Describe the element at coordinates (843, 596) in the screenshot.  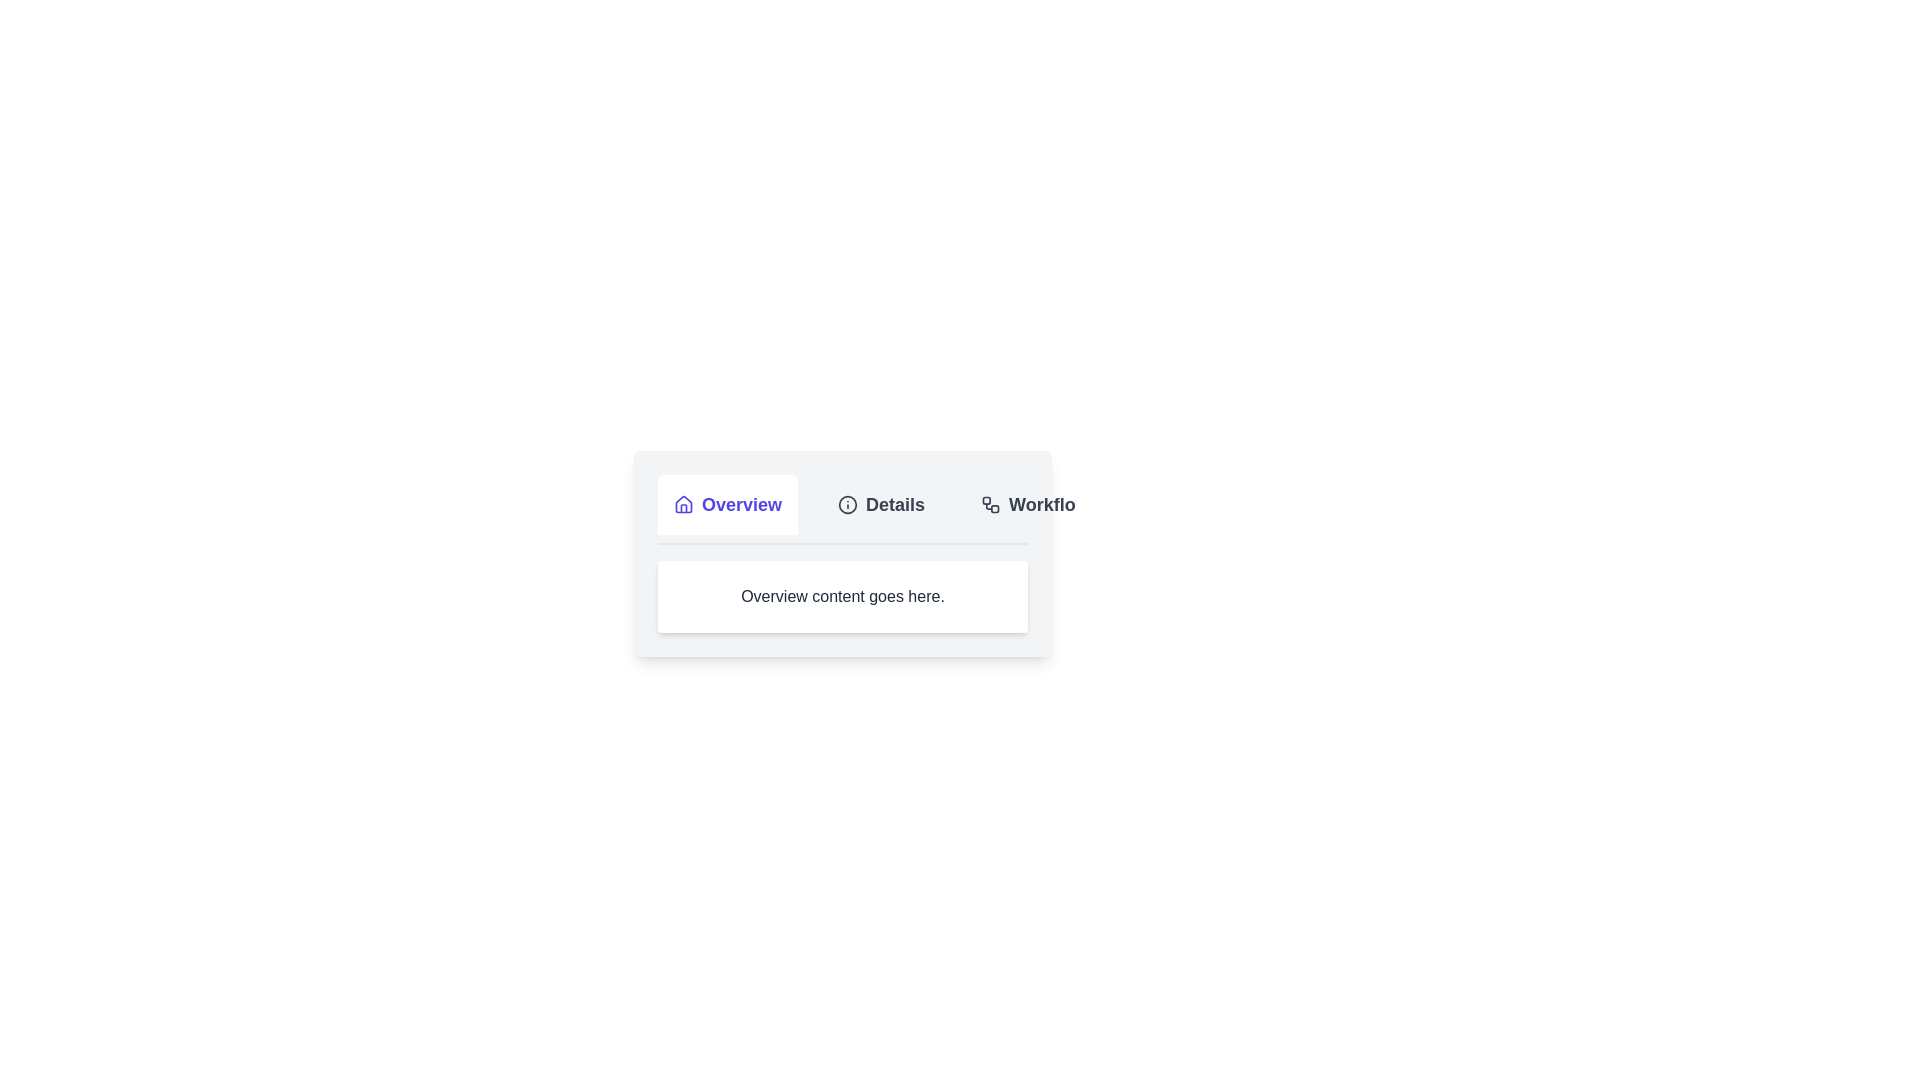
I see `the static text box with the centered text 'Overview content goes here,' which is located directly below the navigation bar` at that location.